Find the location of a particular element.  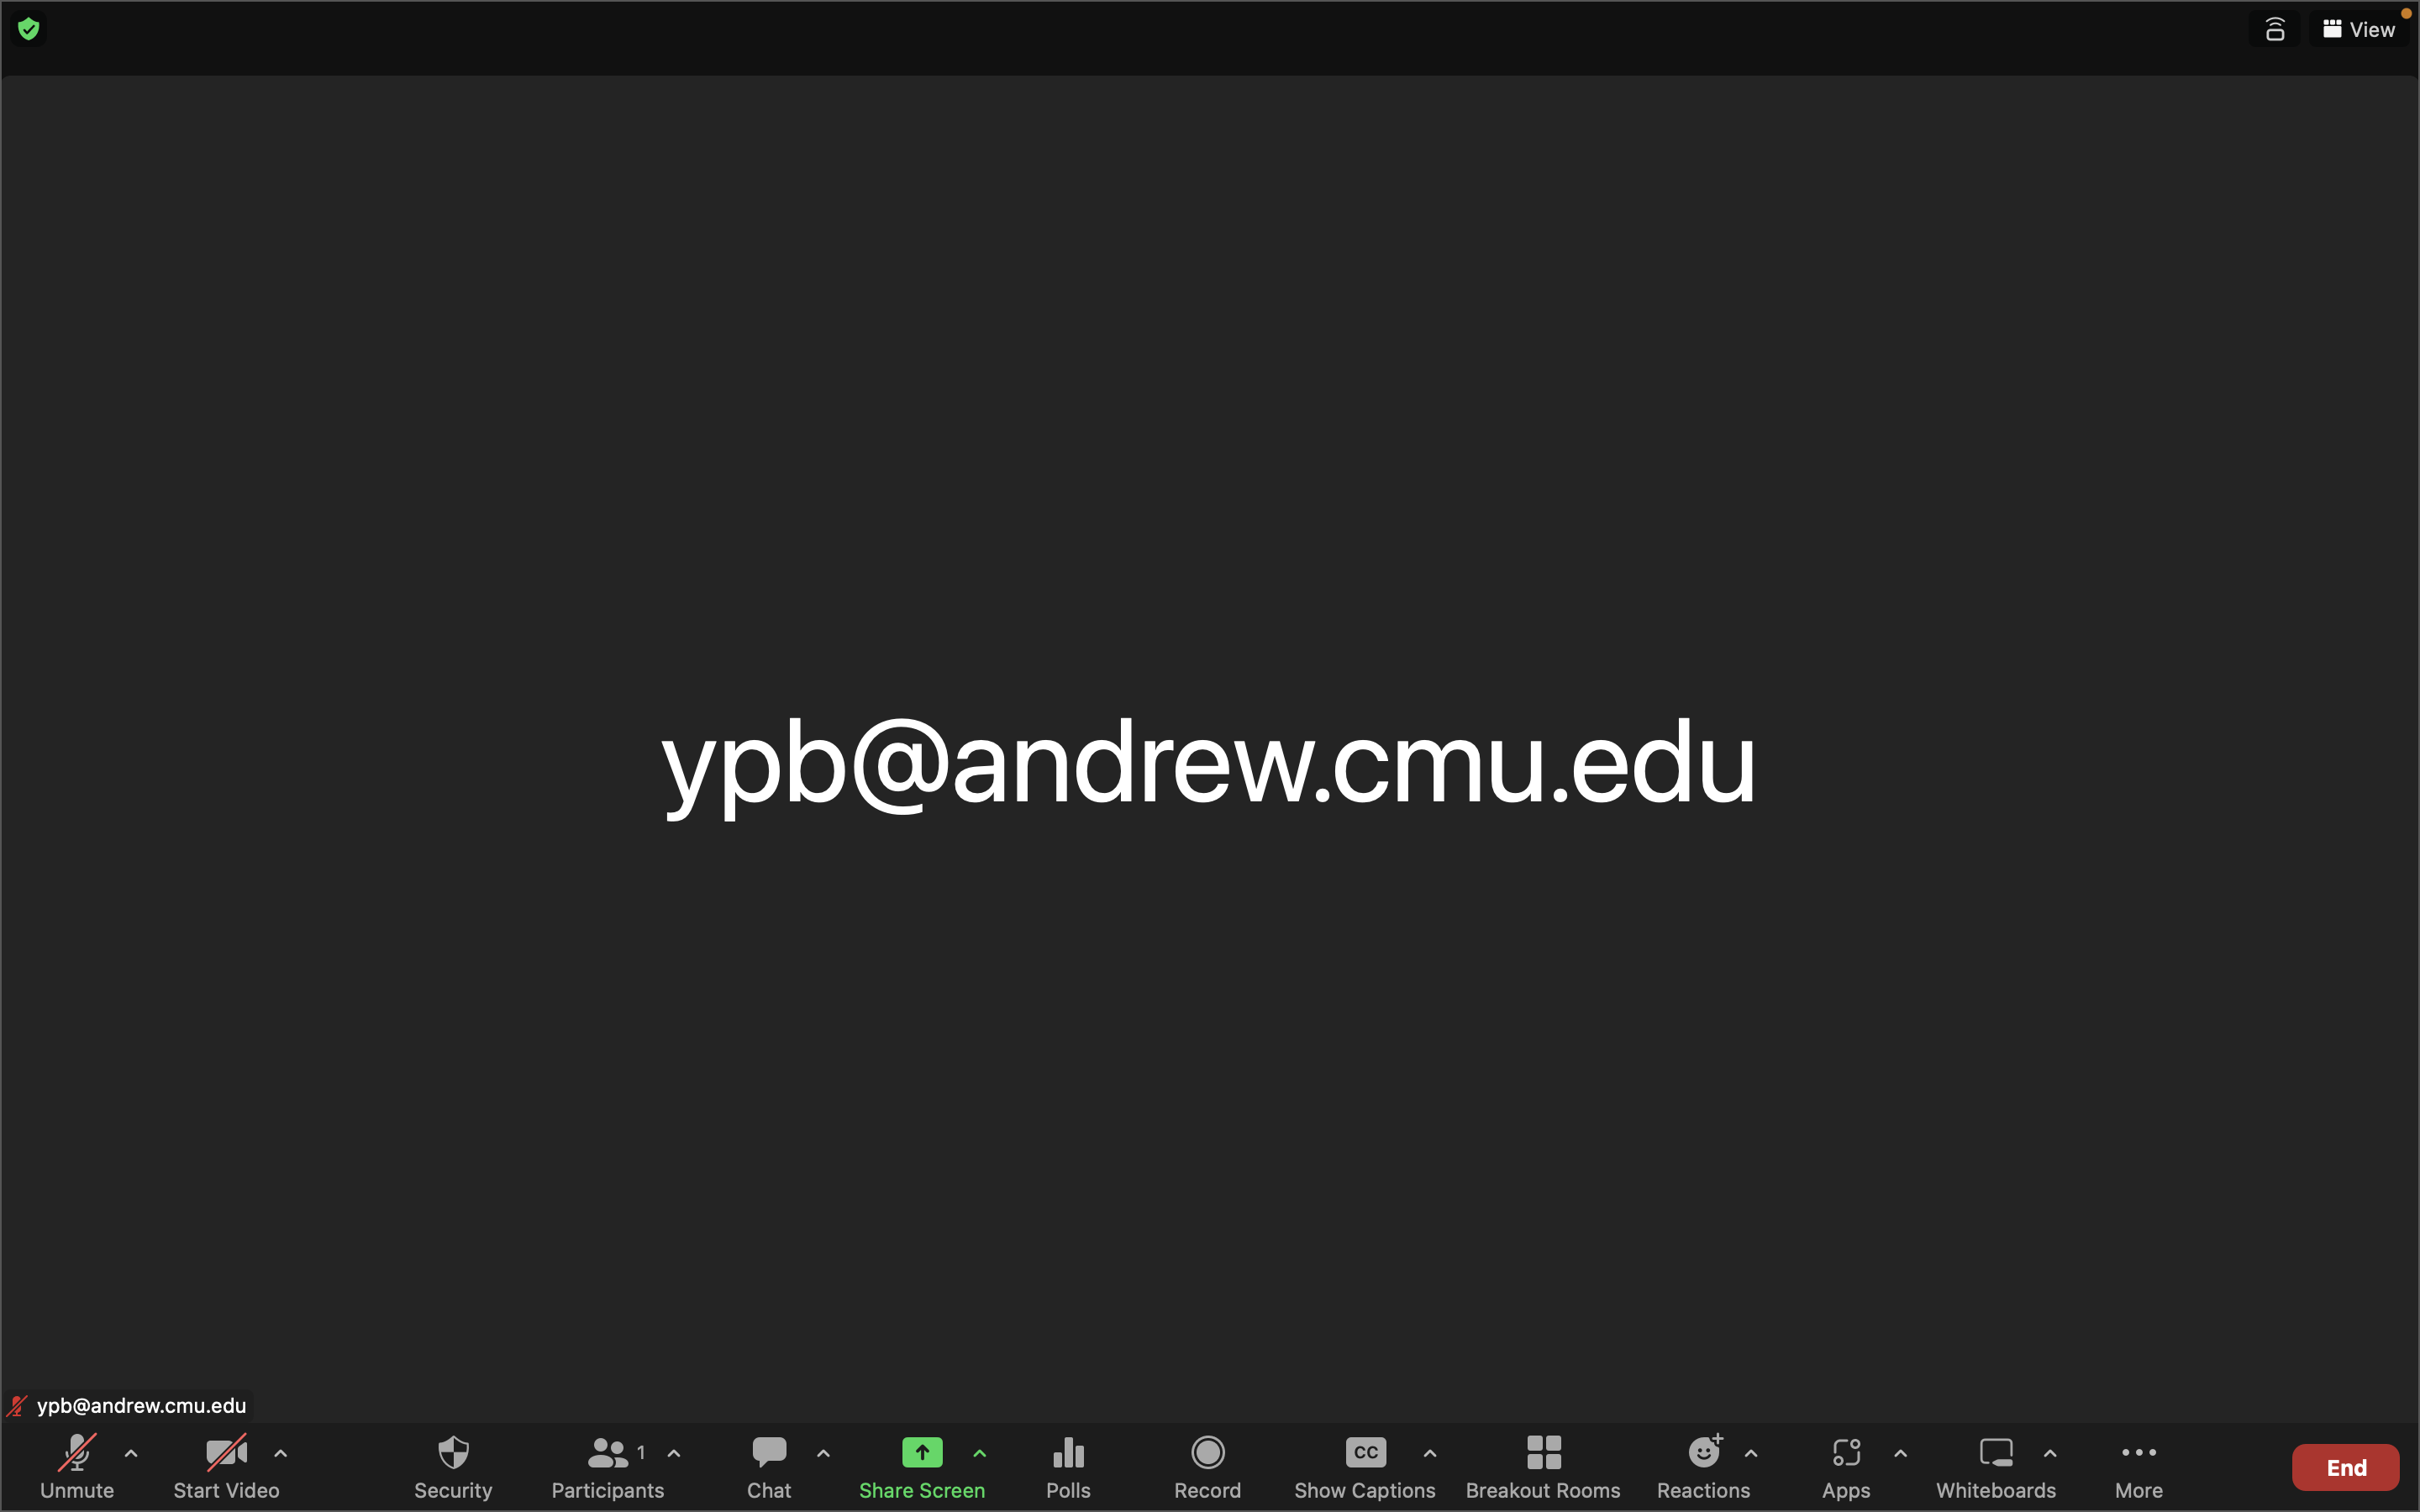

Execute the process to terminate the meeting is located at coordinates (2344, 1463).